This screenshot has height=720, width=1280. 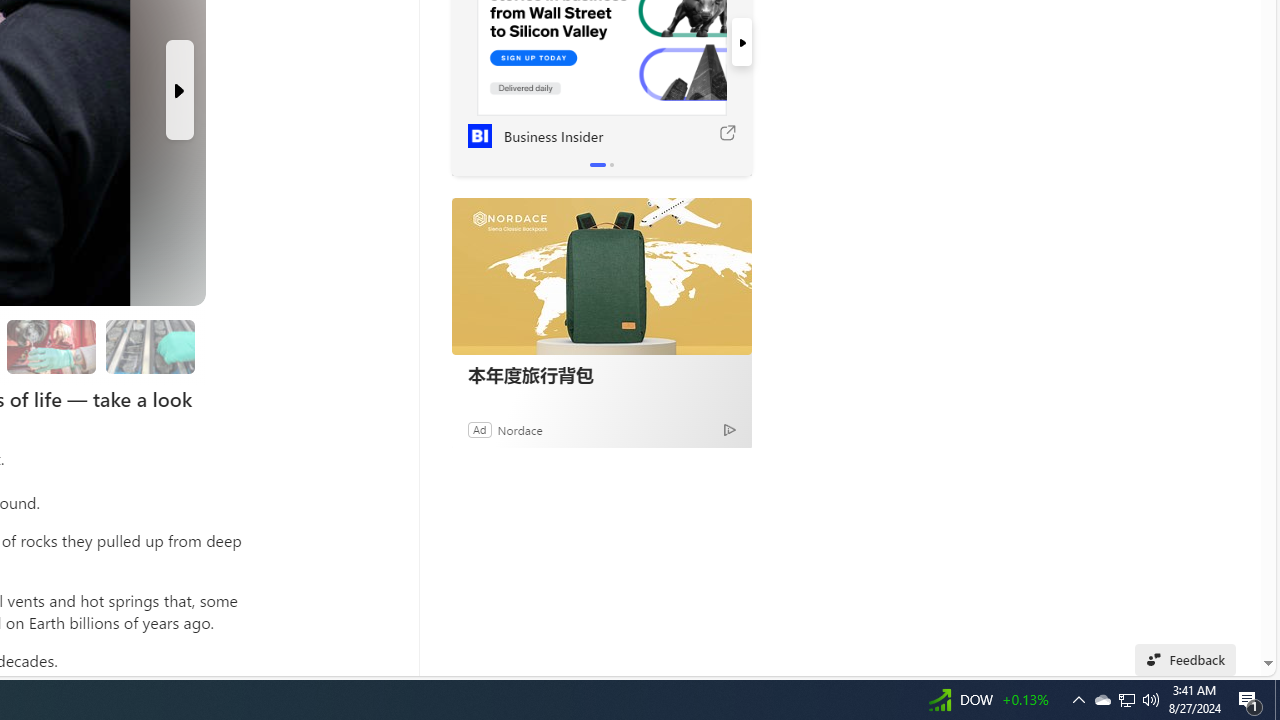 I want to click on 'next', so click(x=740, y=42).